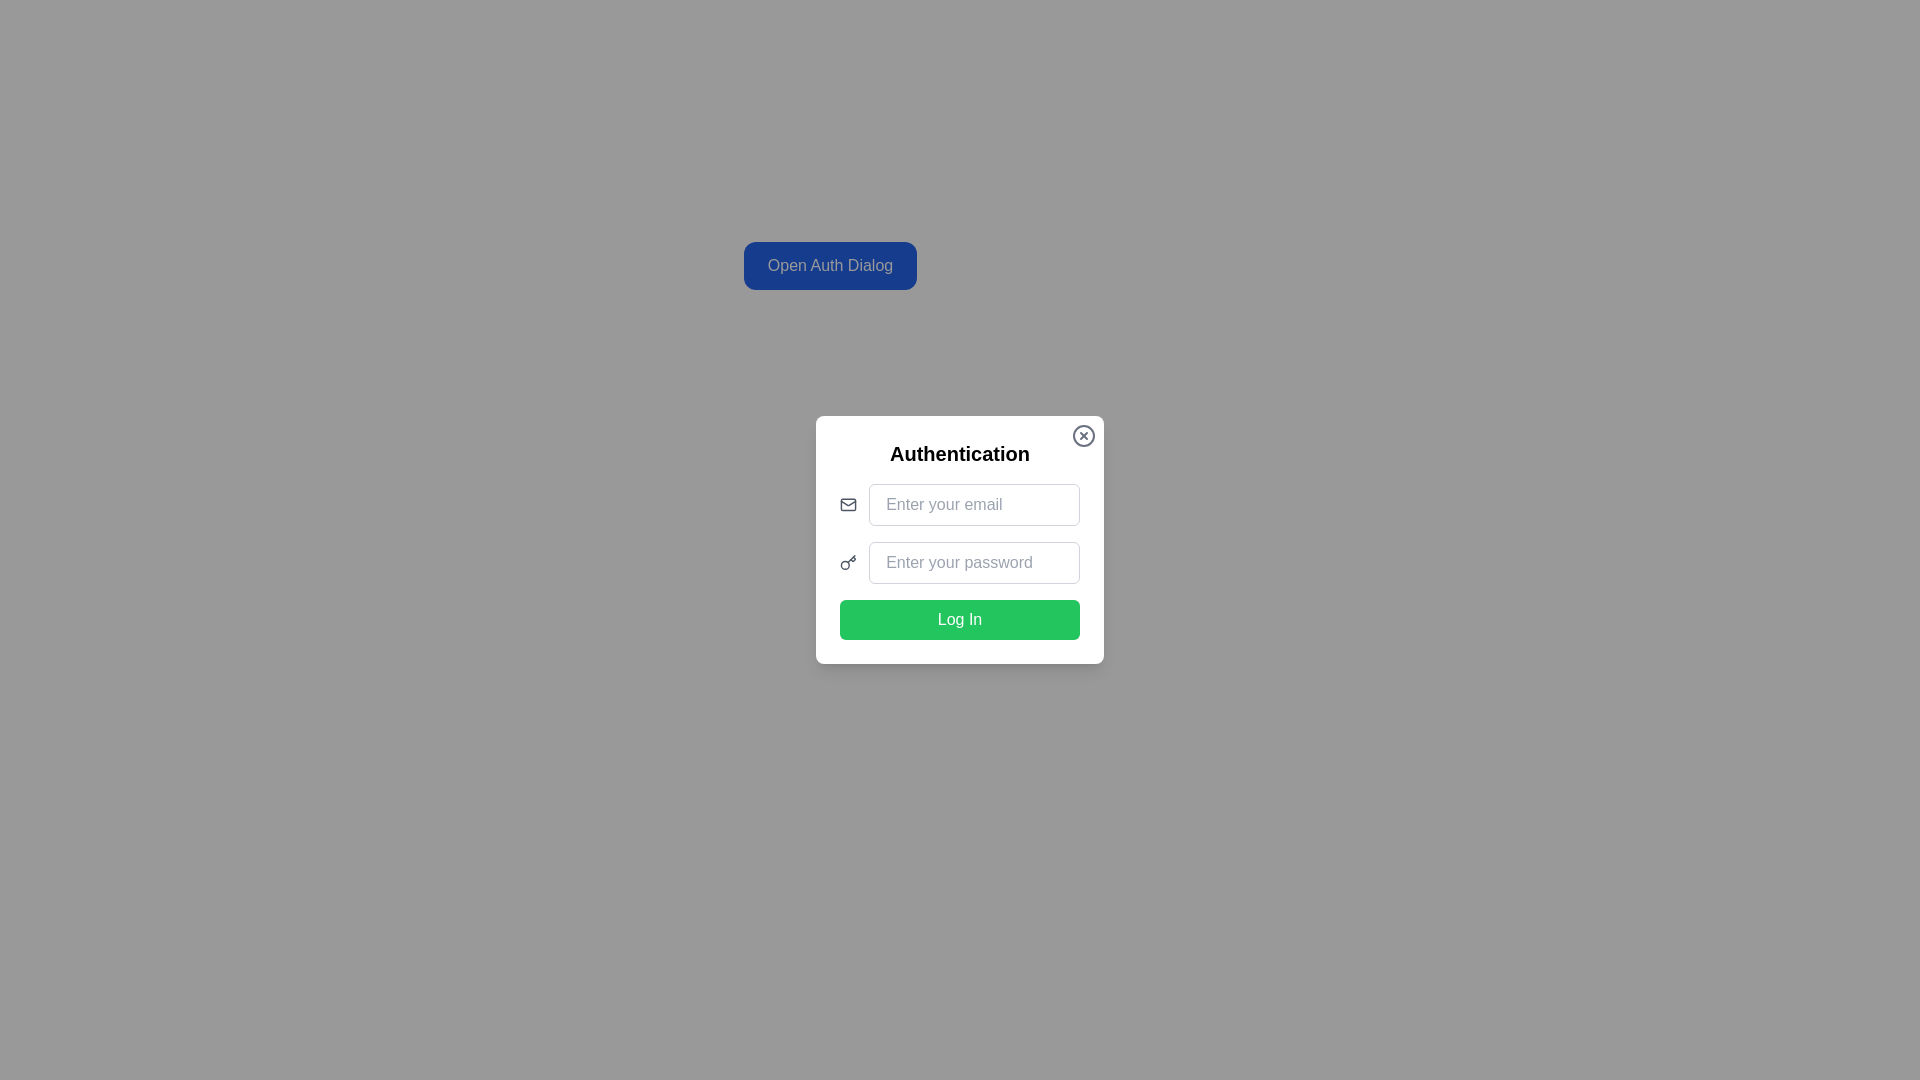 This screenshot has height=1080, width=1920. Describe the element at coordinates (974, 563) in the screenshot. I see `the Password input field located in the authentication modal, which is positioned below the 'Enter your email' input field and next to a key icon` at that location.